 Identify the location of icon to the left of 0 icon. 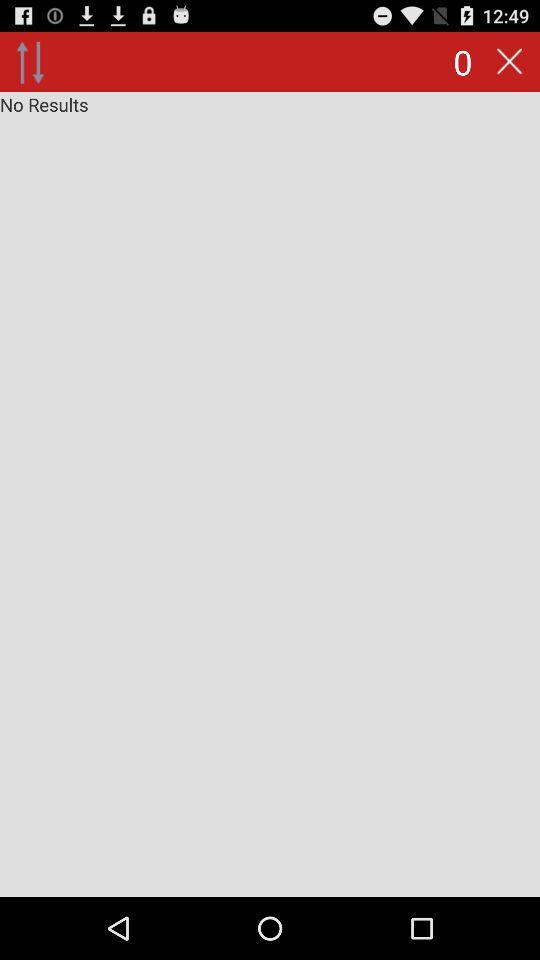
(29, 61).